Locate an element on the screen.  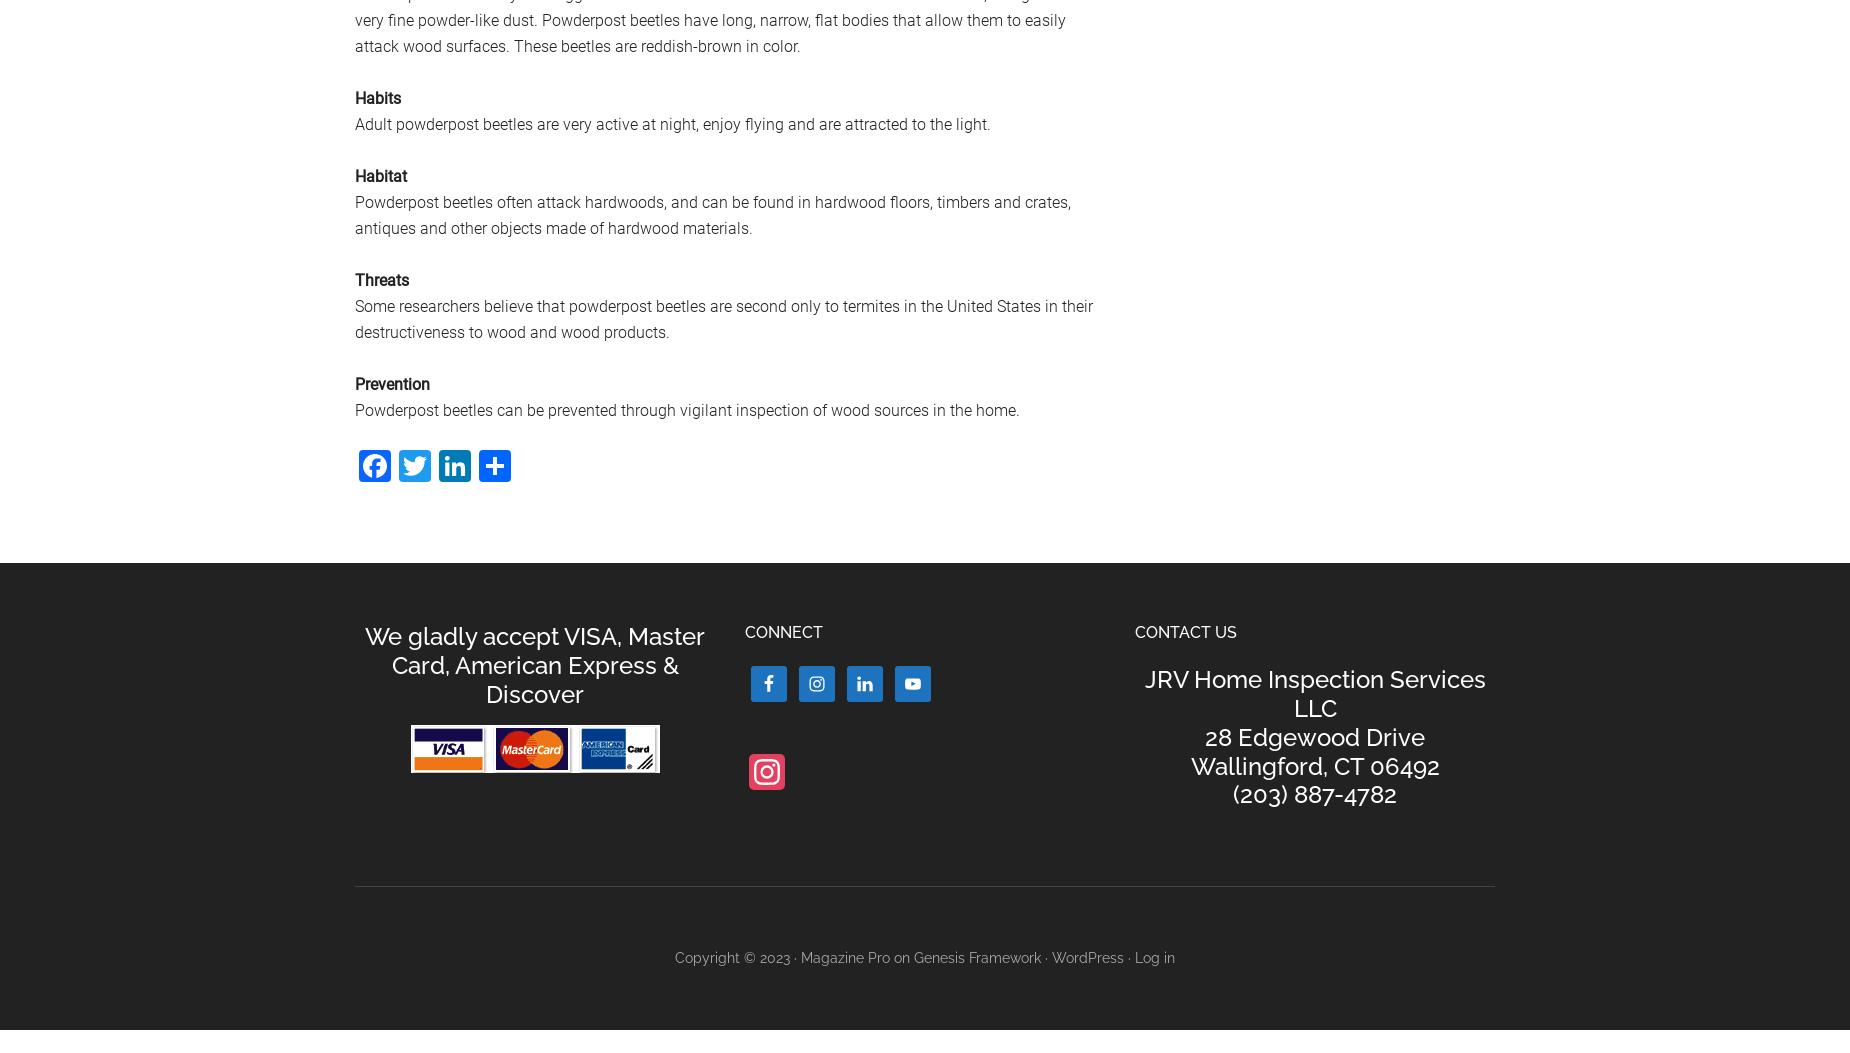
'JRV Home Inspection Services LLC' is located at coordinates (1143, 693).